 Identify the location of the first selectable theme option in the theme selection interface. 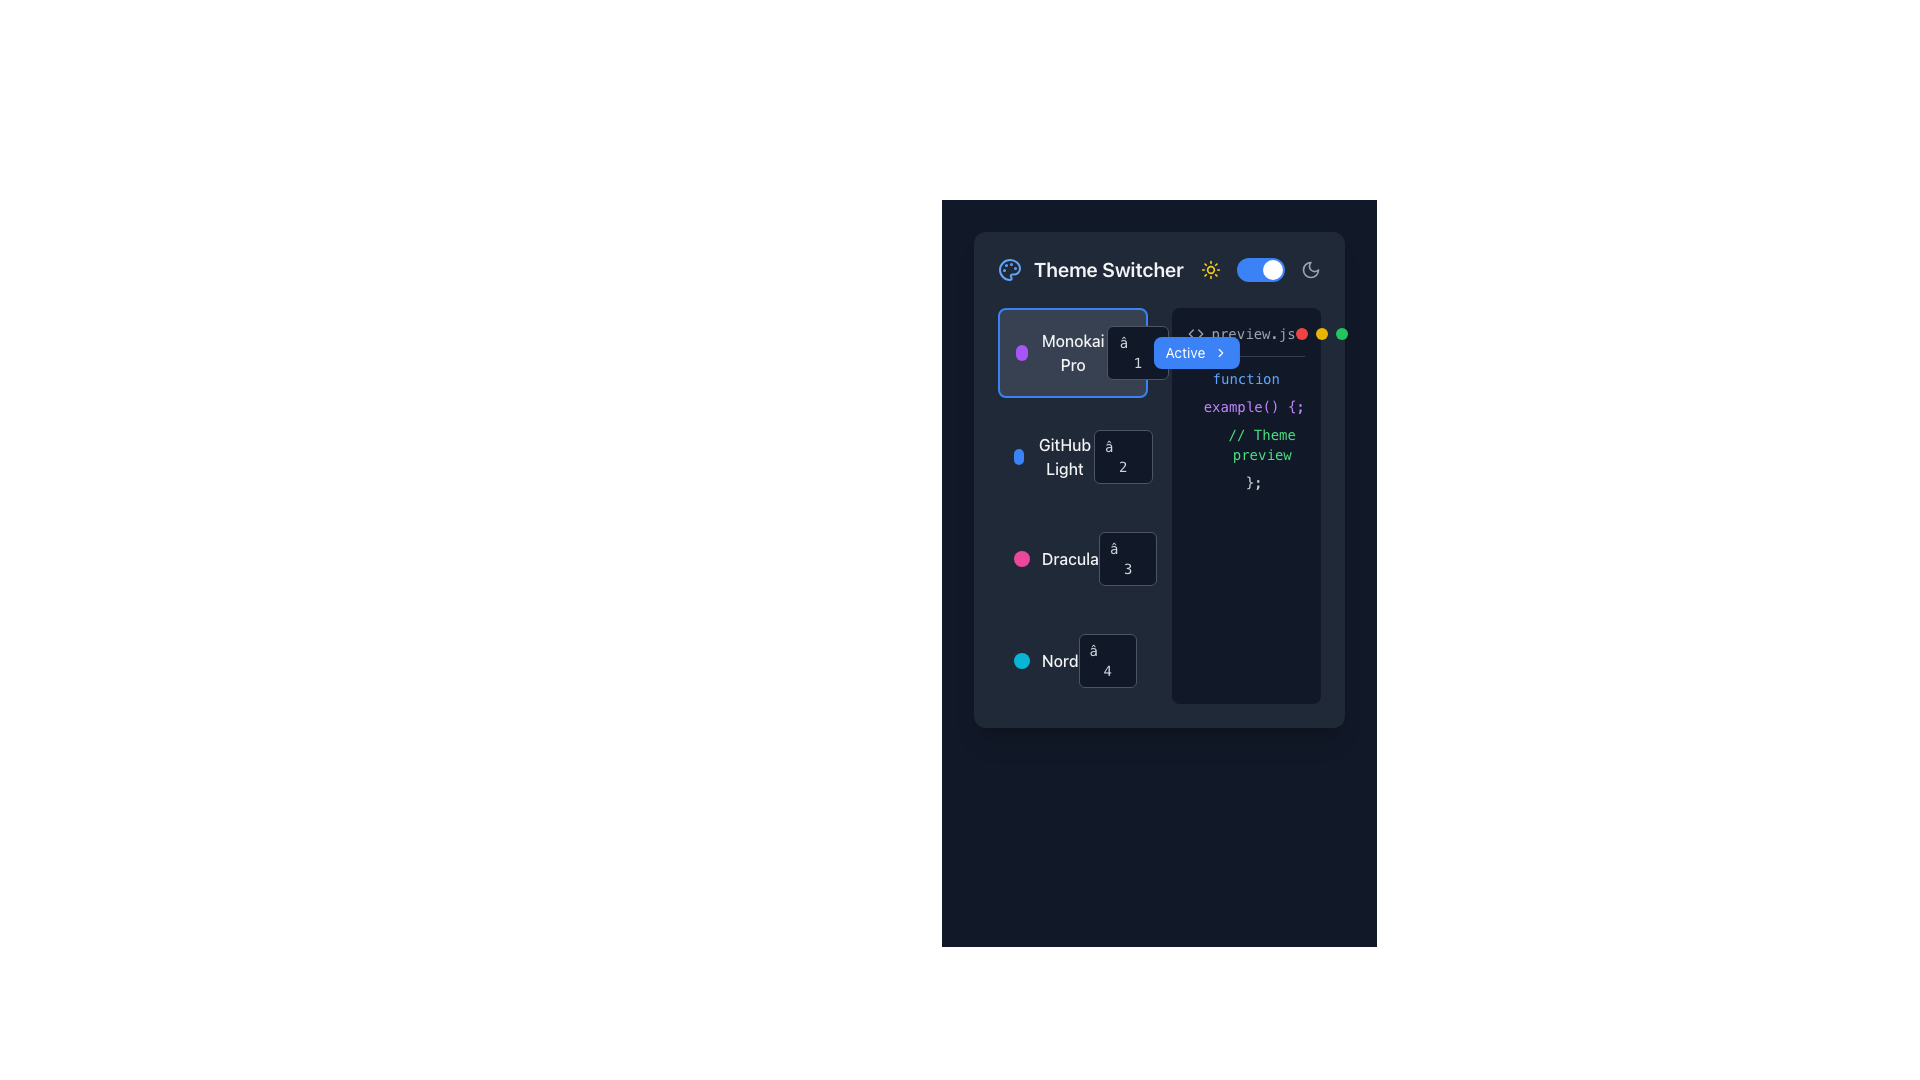
(1060, 352).